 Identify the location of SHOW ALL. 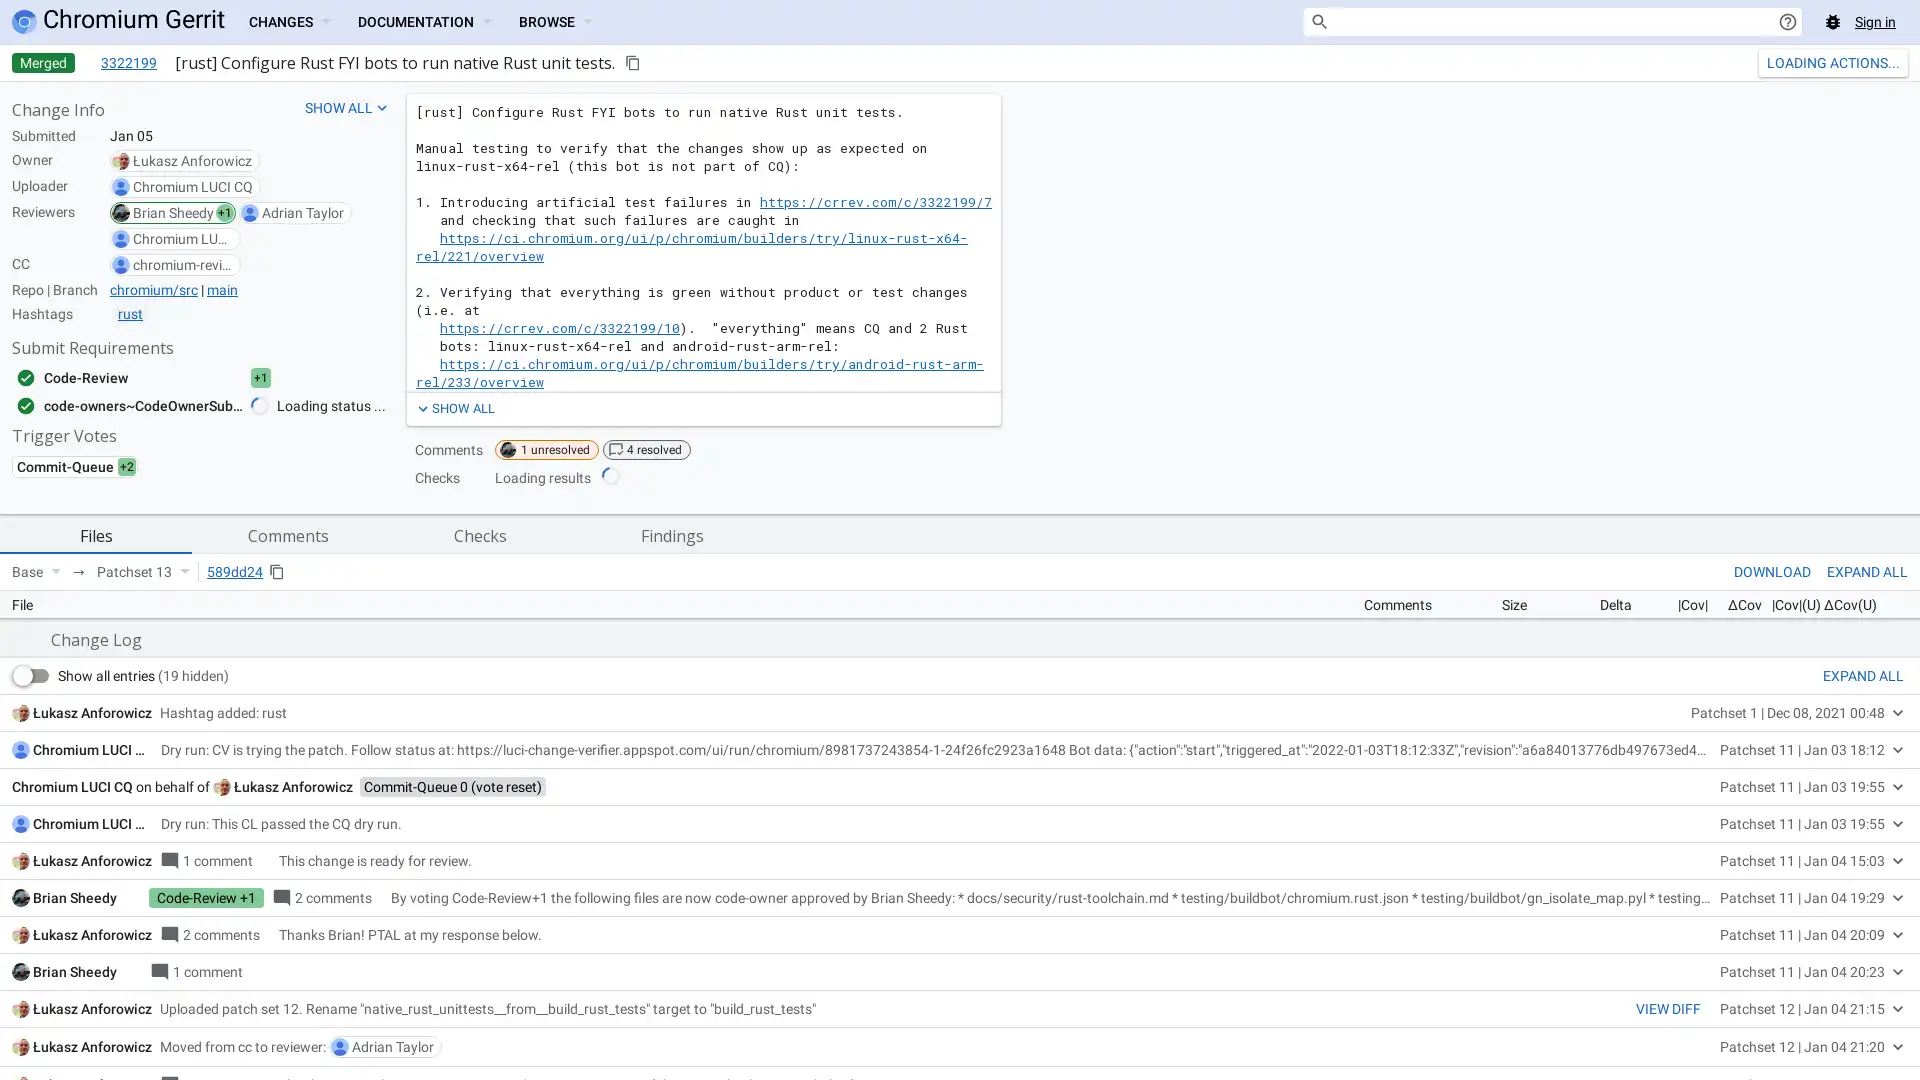
(453, 407).